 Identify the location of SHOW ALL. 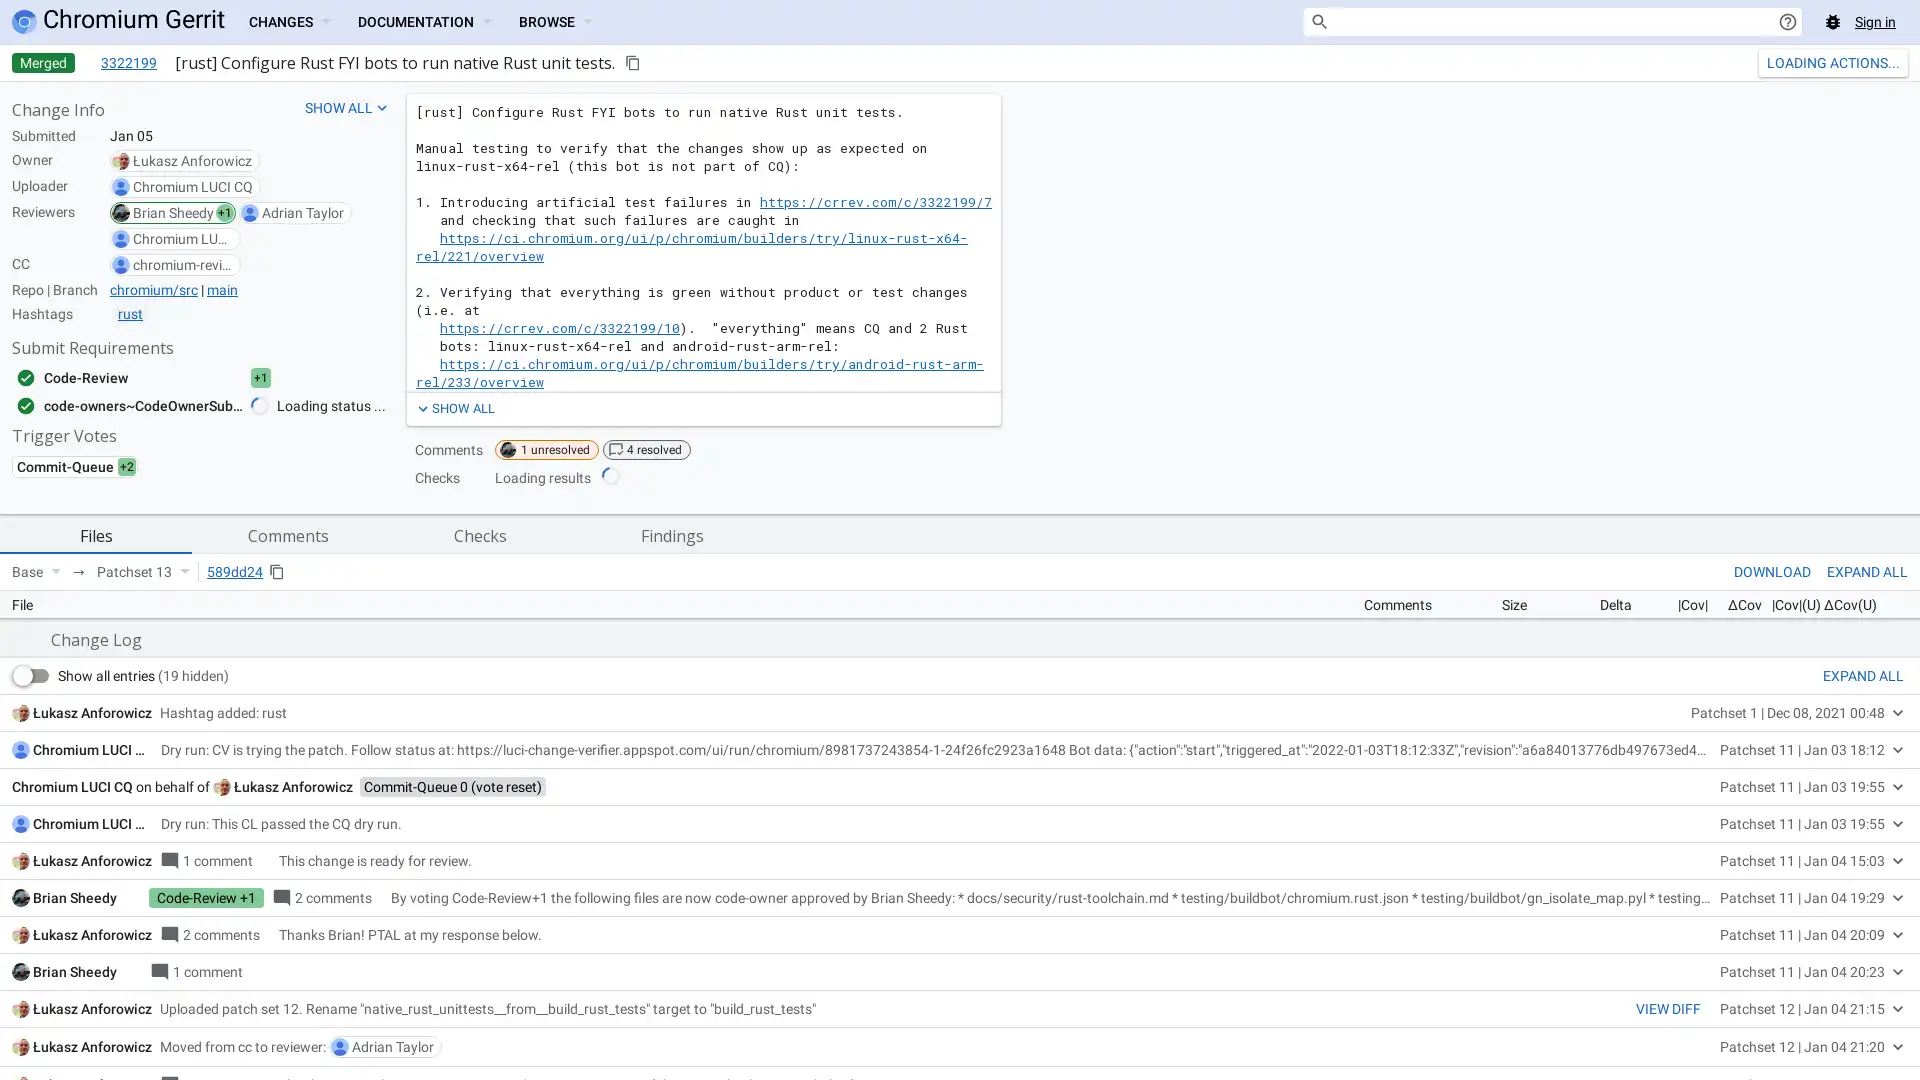
(453, 407).